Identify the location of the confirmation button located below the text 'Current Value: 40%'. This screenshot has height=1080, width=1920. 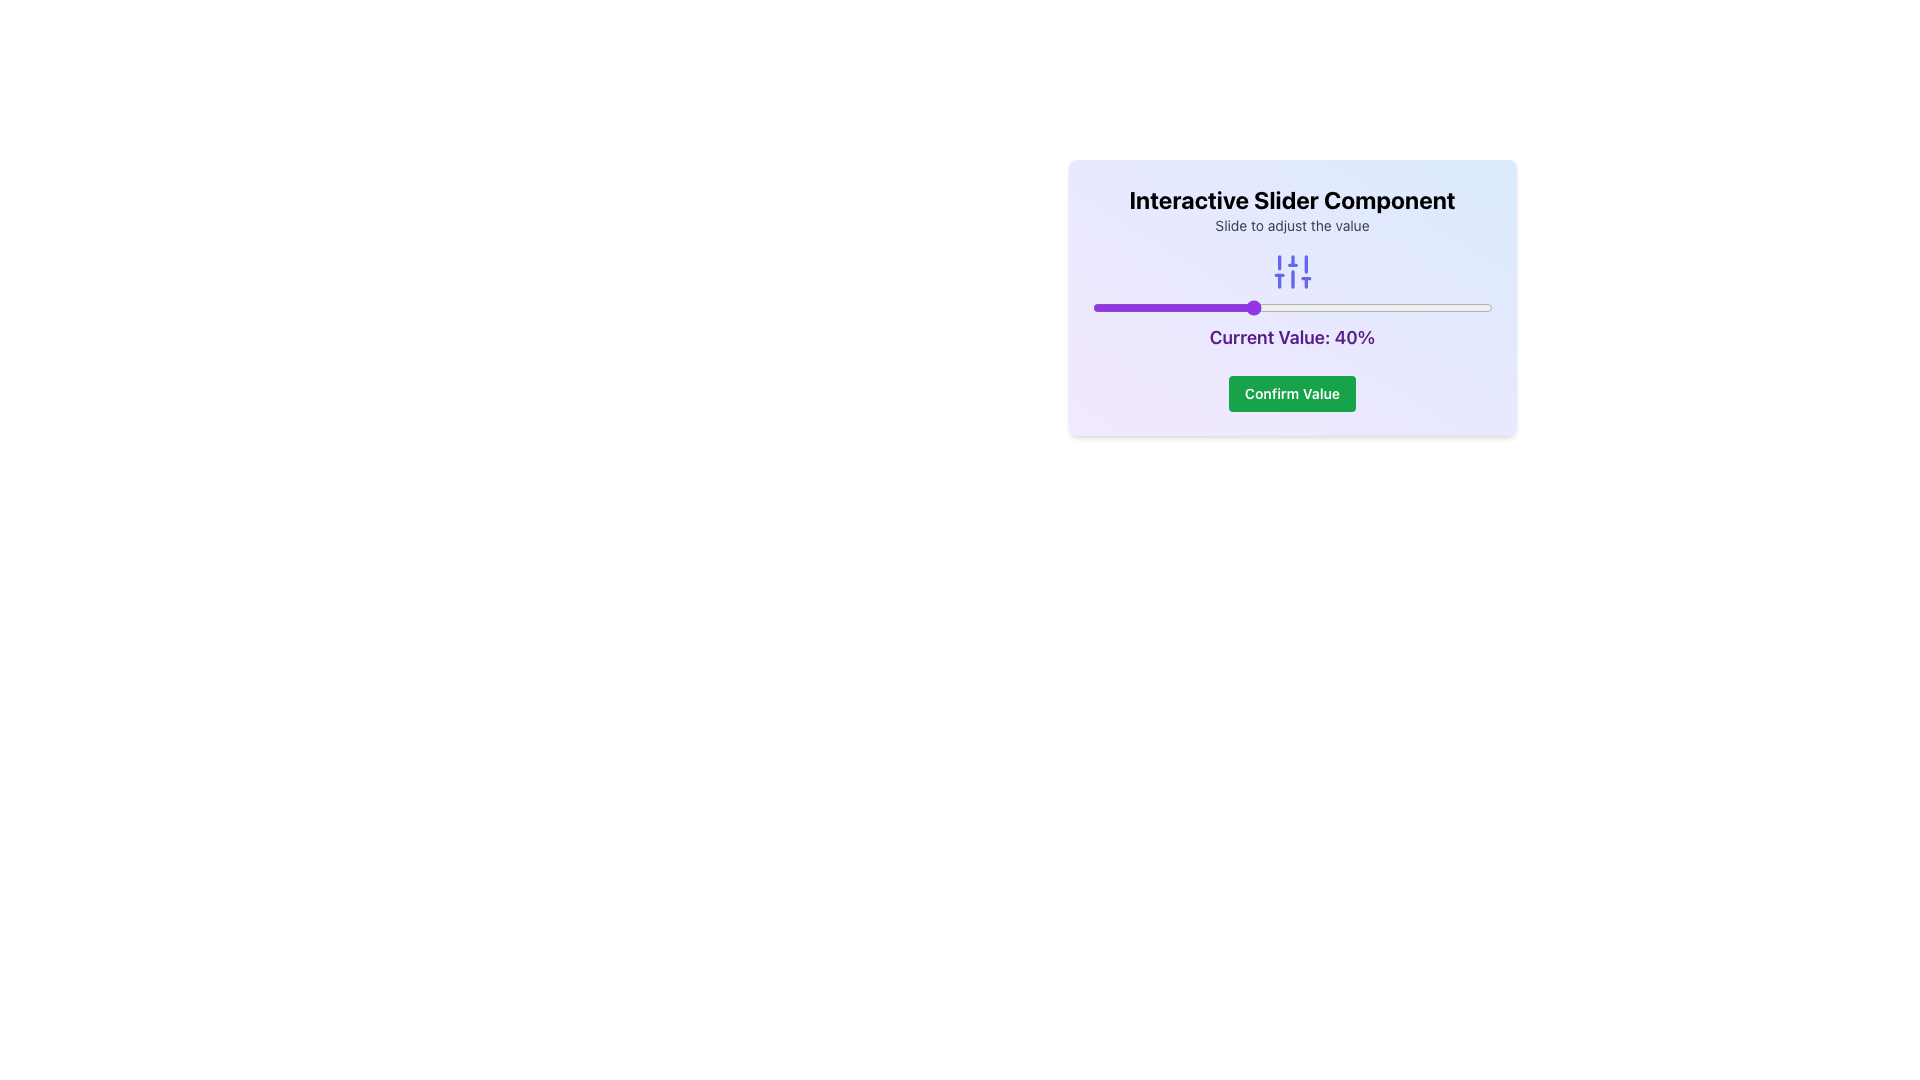
(1292, 393).